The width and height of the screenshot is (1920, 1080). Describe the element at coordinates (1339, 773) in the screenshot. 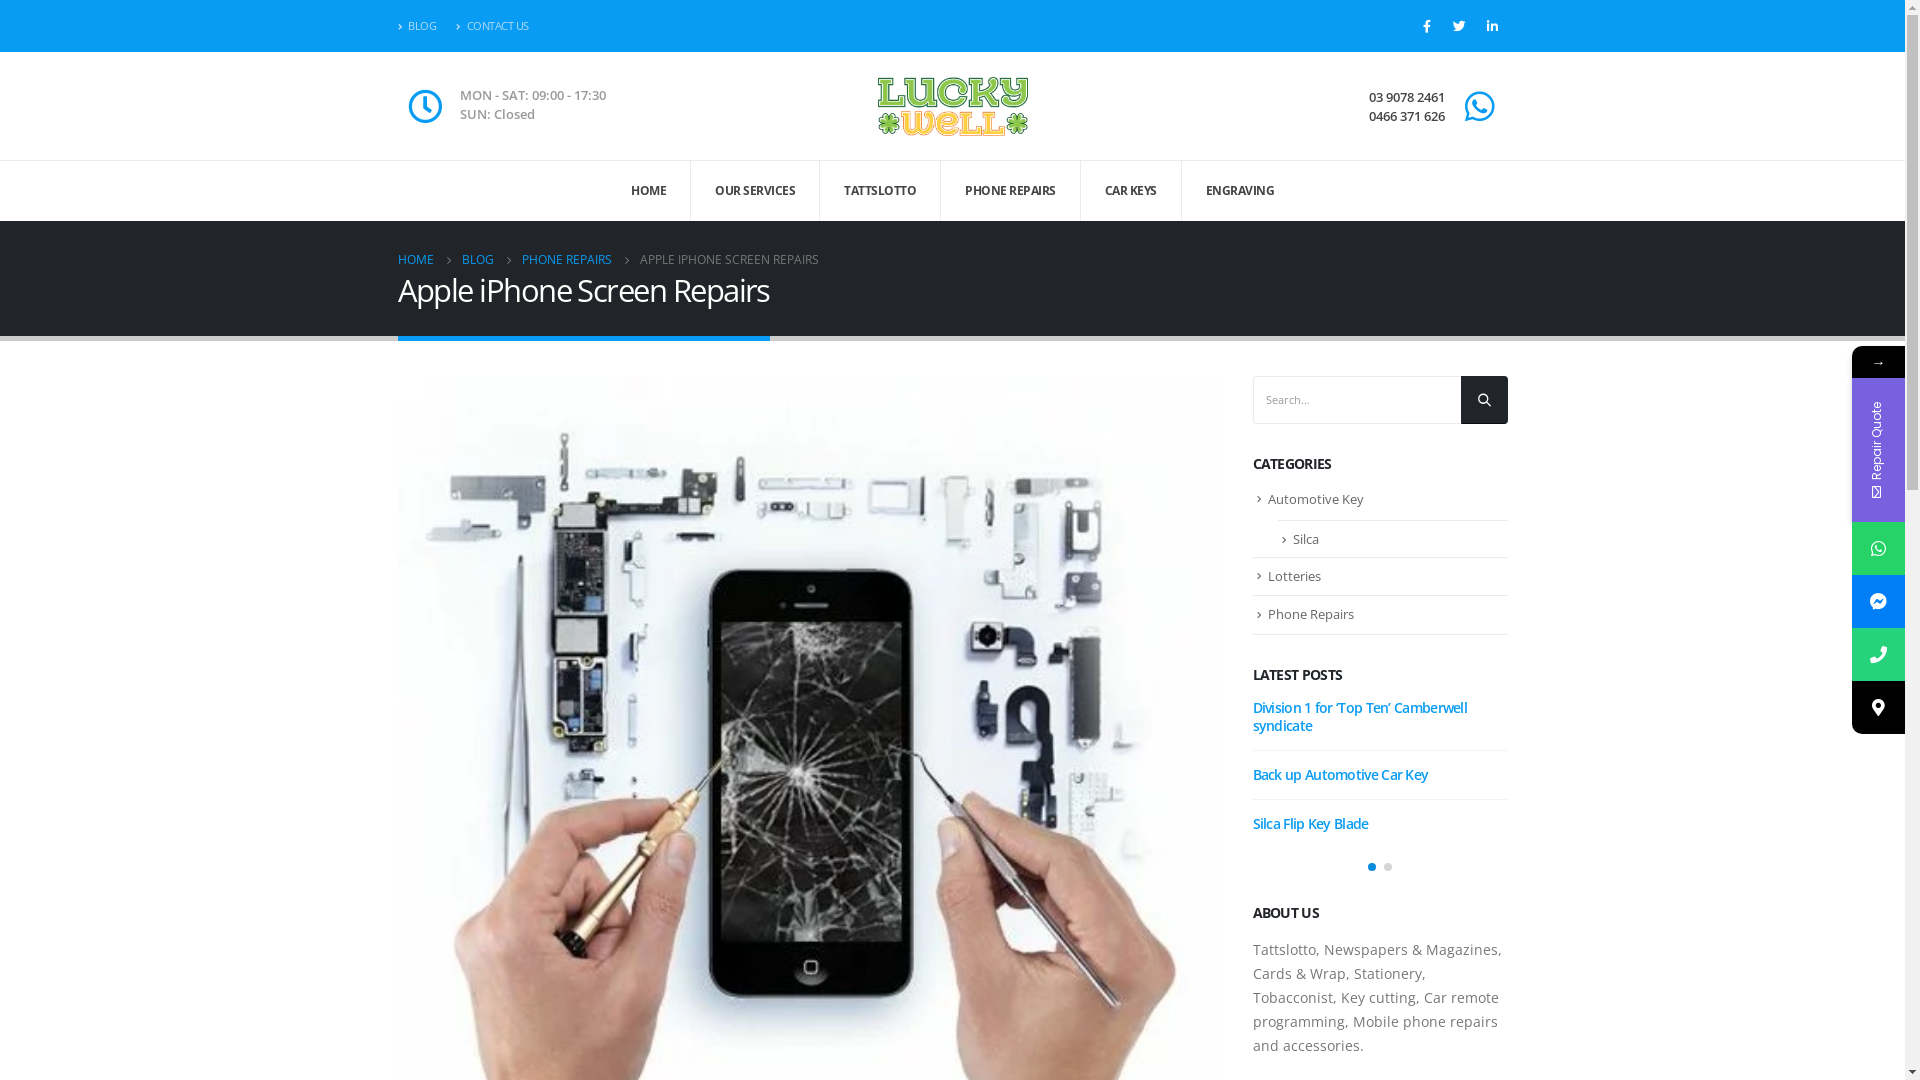

I see `'Back up Automotive Car Key'` at that location.